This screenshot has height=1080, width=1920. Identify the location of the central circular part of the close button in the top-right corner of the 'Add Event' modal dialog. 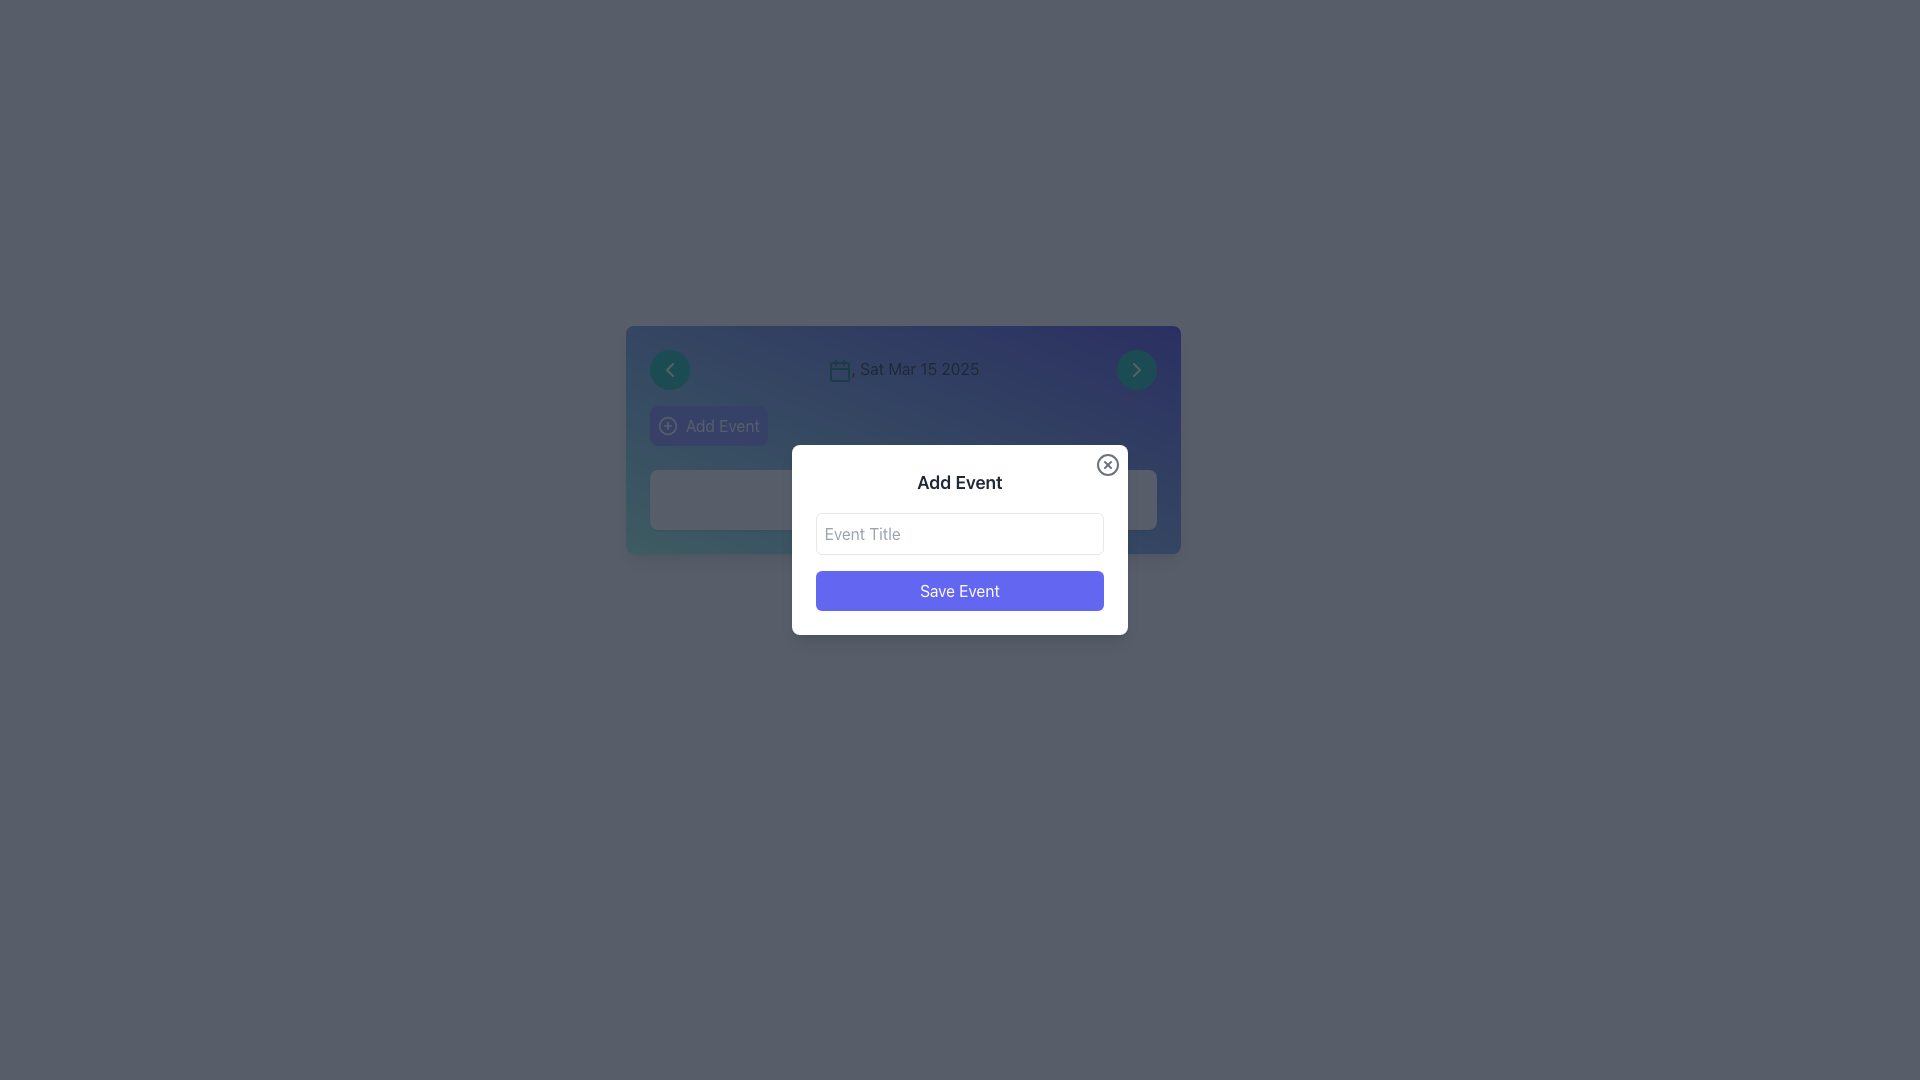
(1107, 465).